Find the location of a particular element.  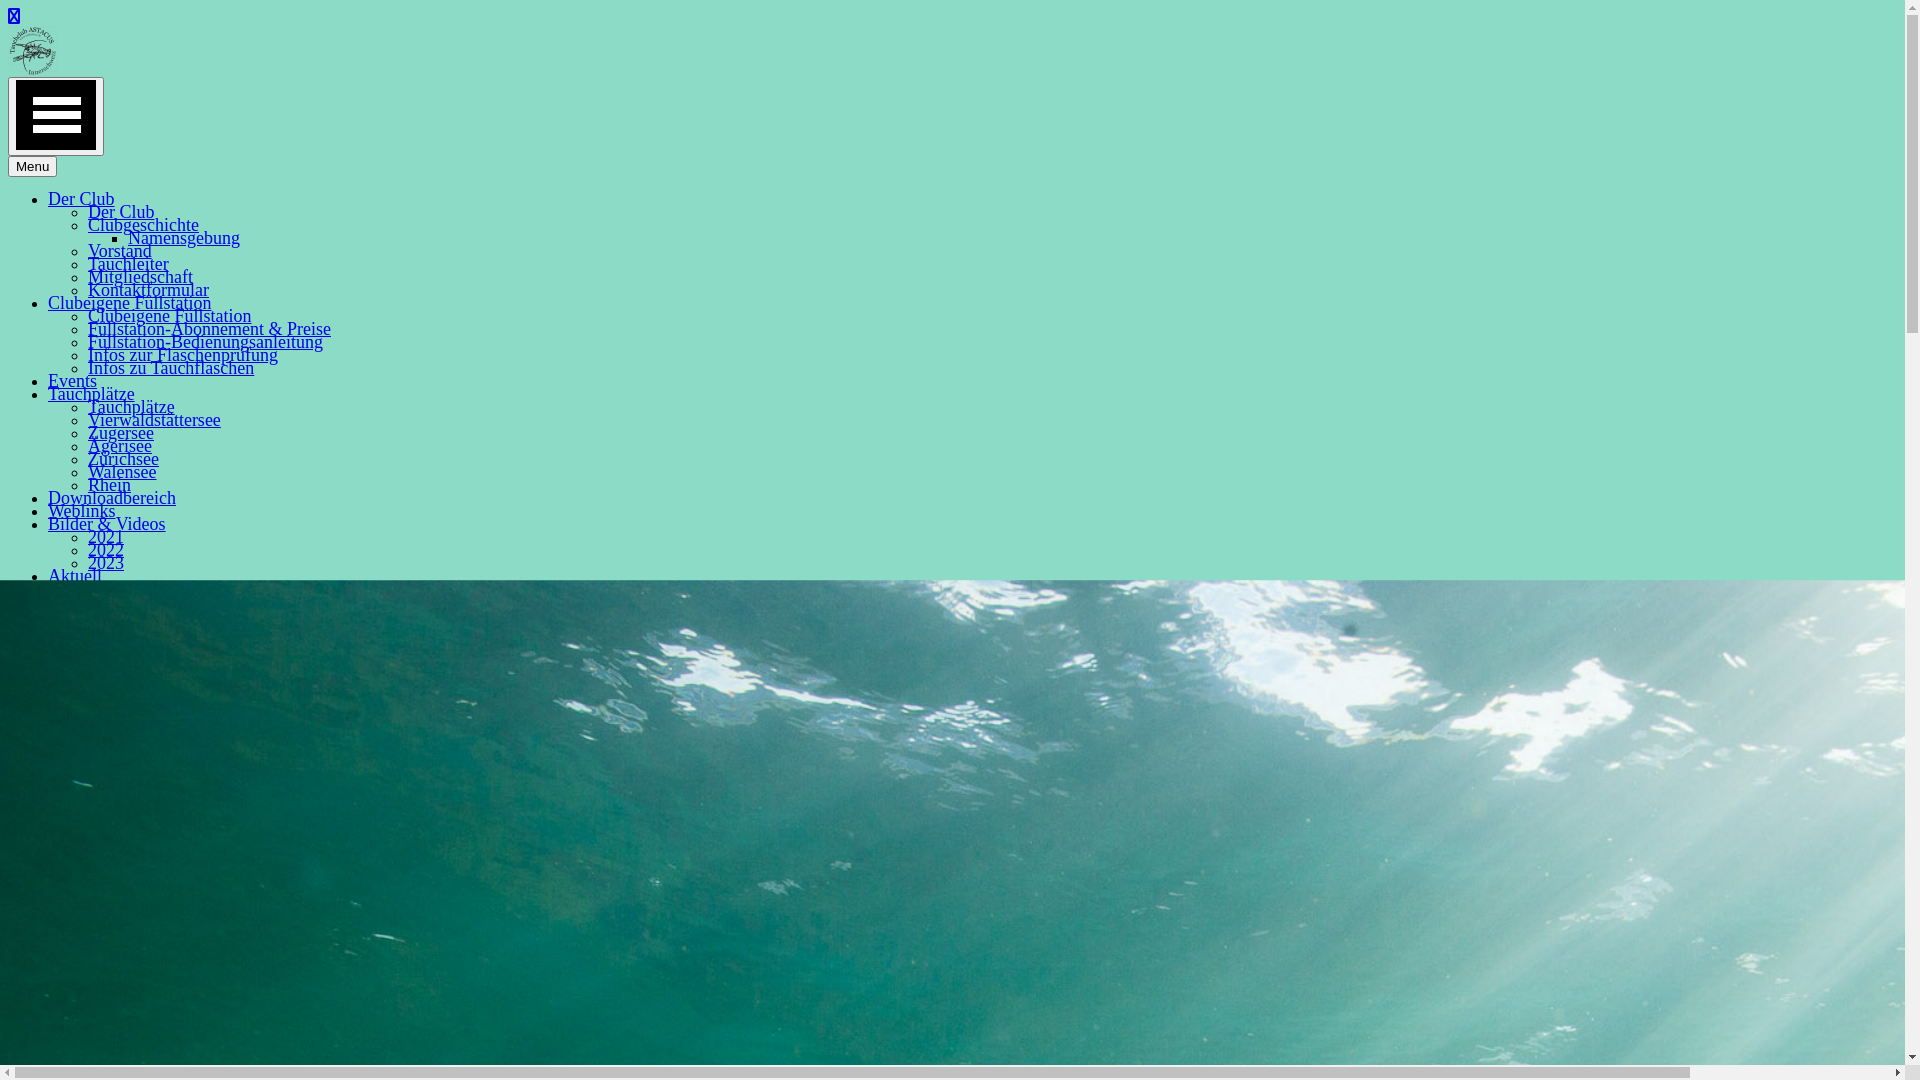

'2021' is located at coordinates (104, 535).